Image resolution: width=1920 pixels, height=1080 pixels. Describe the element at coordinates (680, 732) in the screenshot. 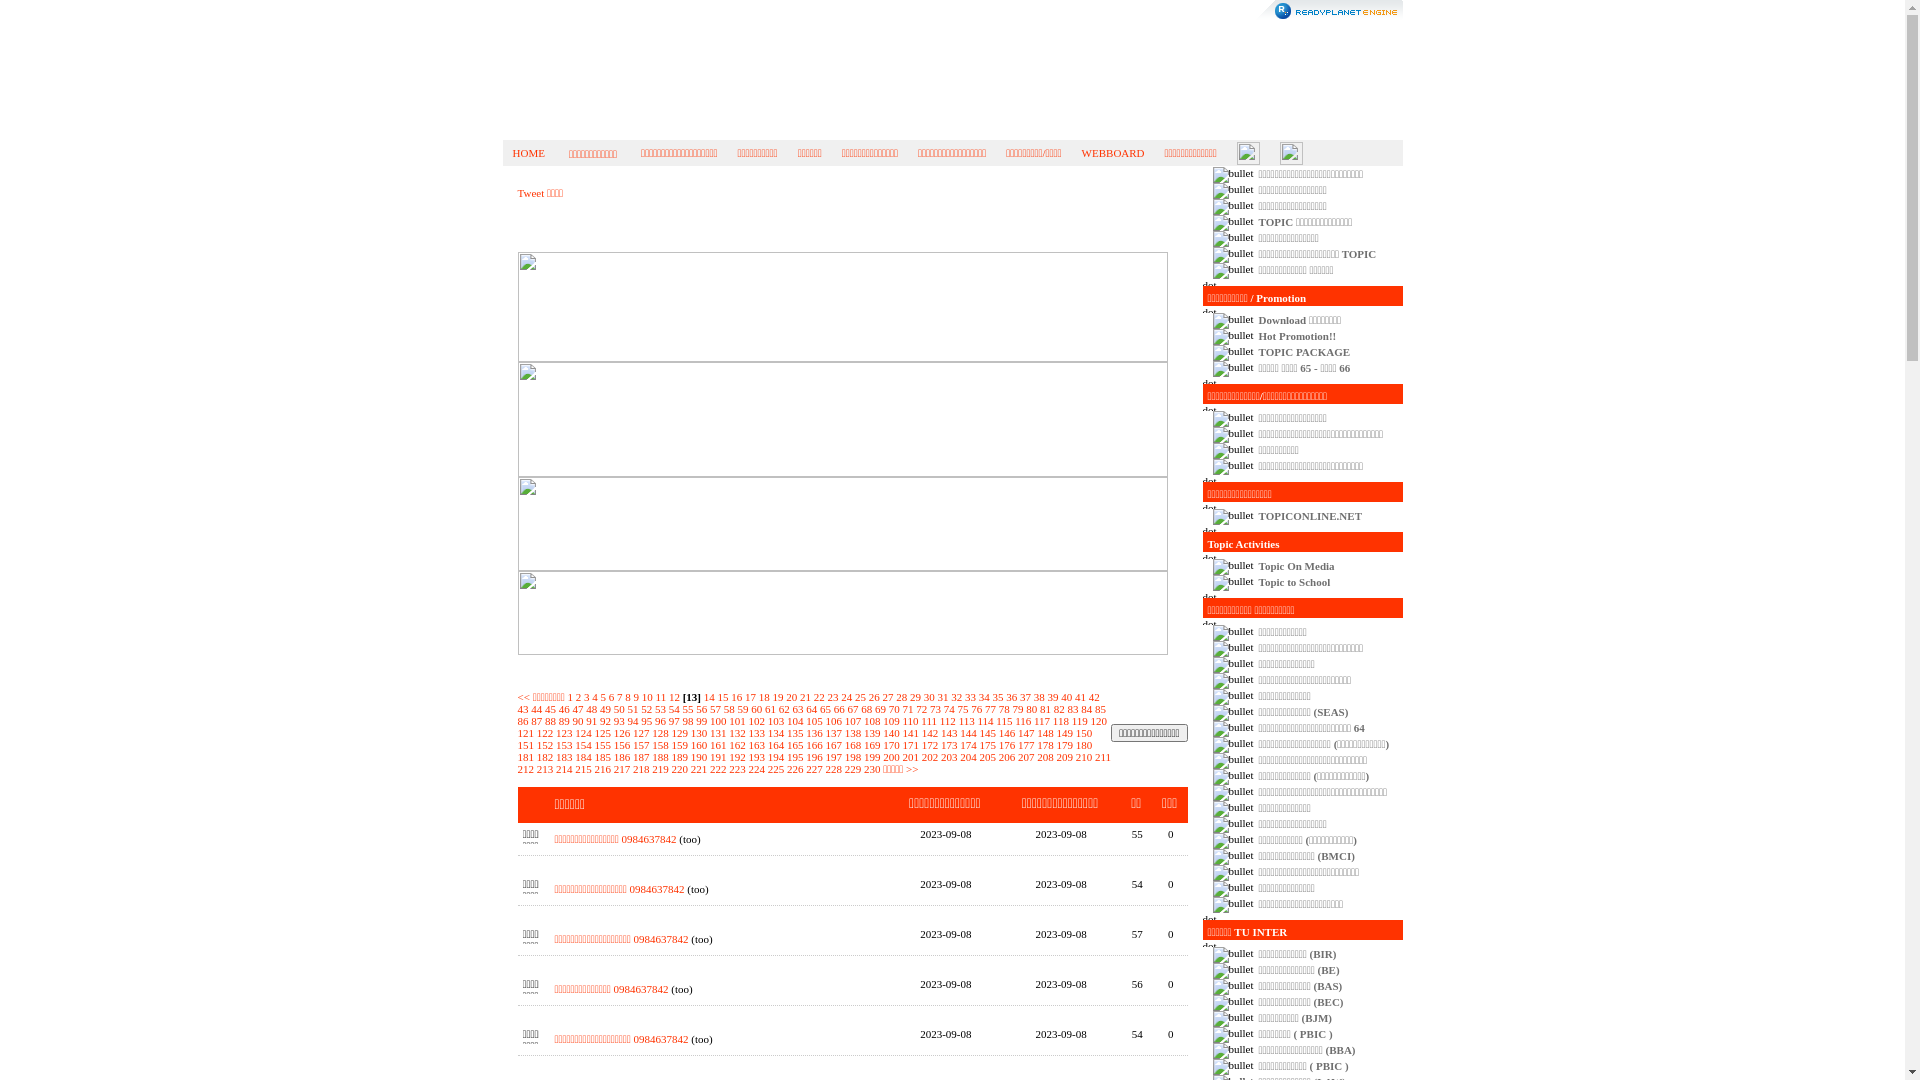

I see `'129'` at that location.